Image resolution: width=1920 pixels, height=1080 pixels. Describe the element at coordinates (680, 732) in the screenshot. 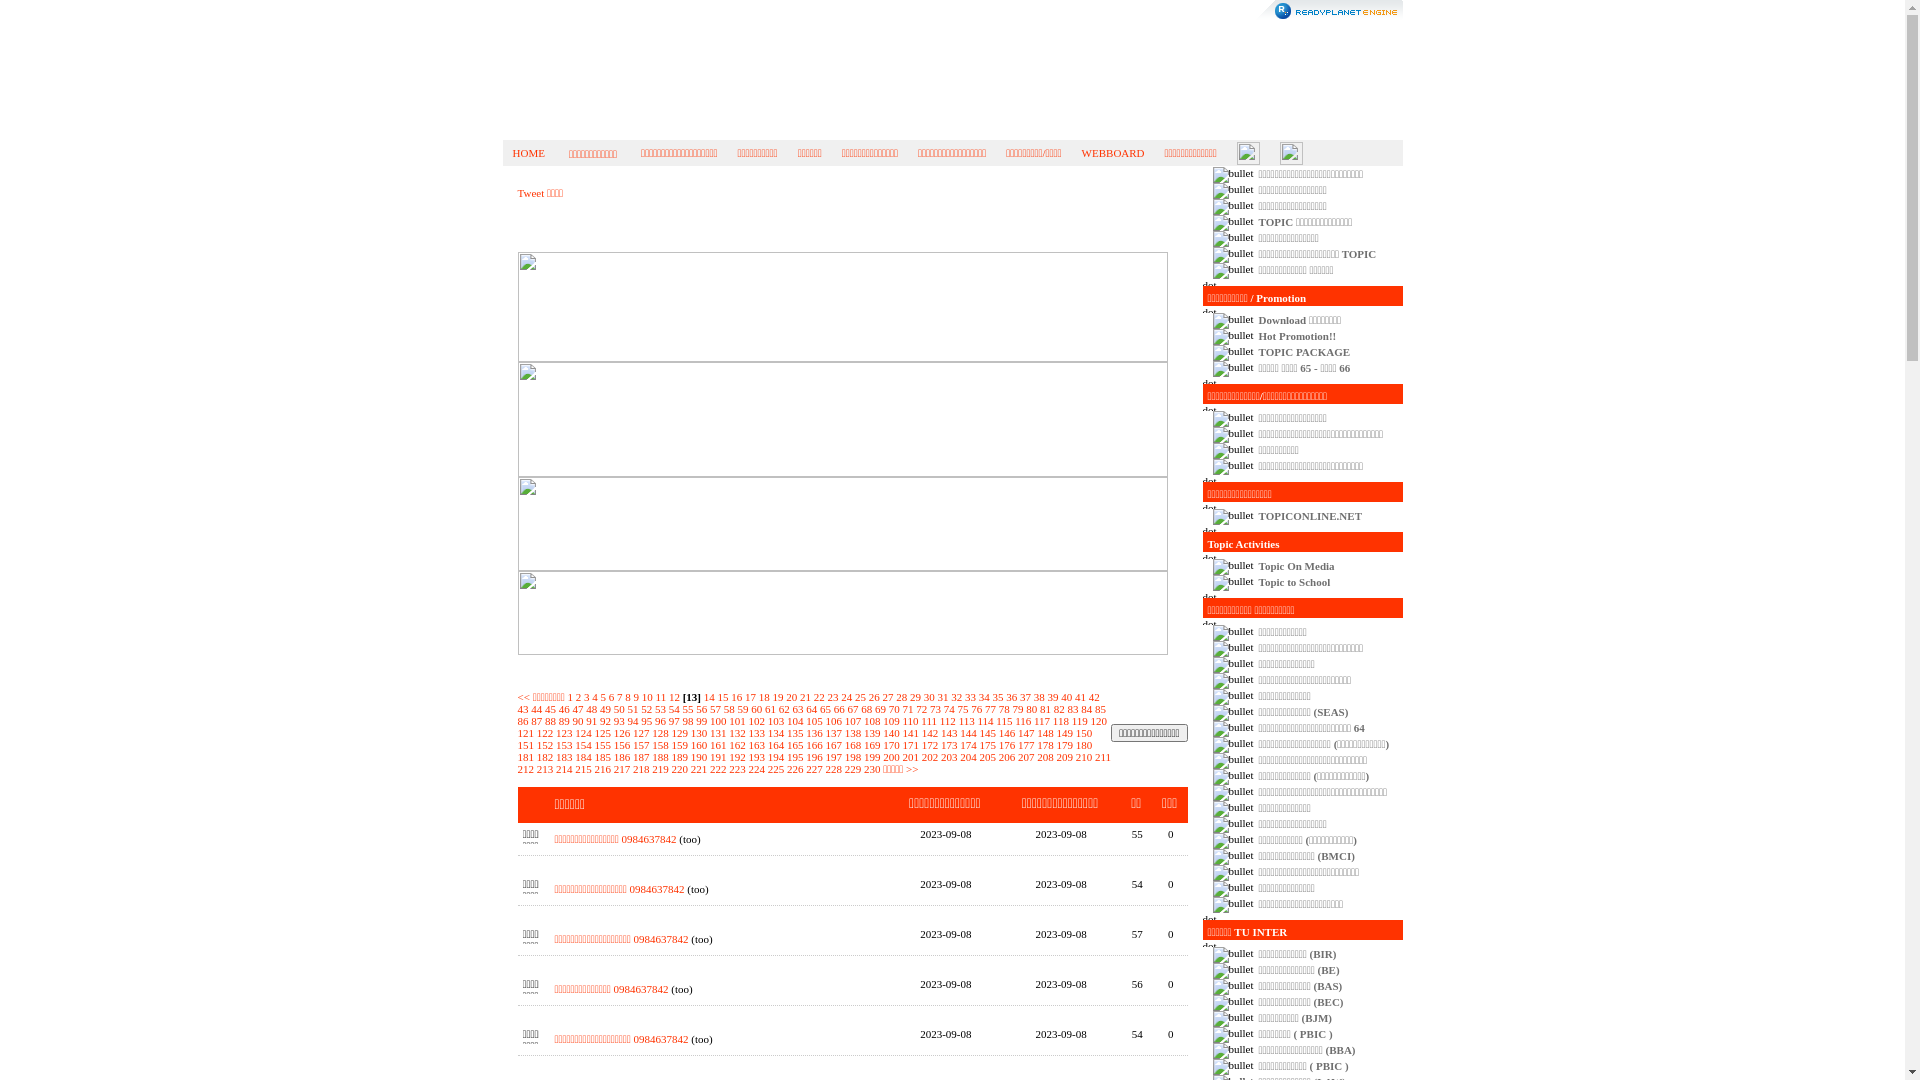

I see `'129'` at that location.